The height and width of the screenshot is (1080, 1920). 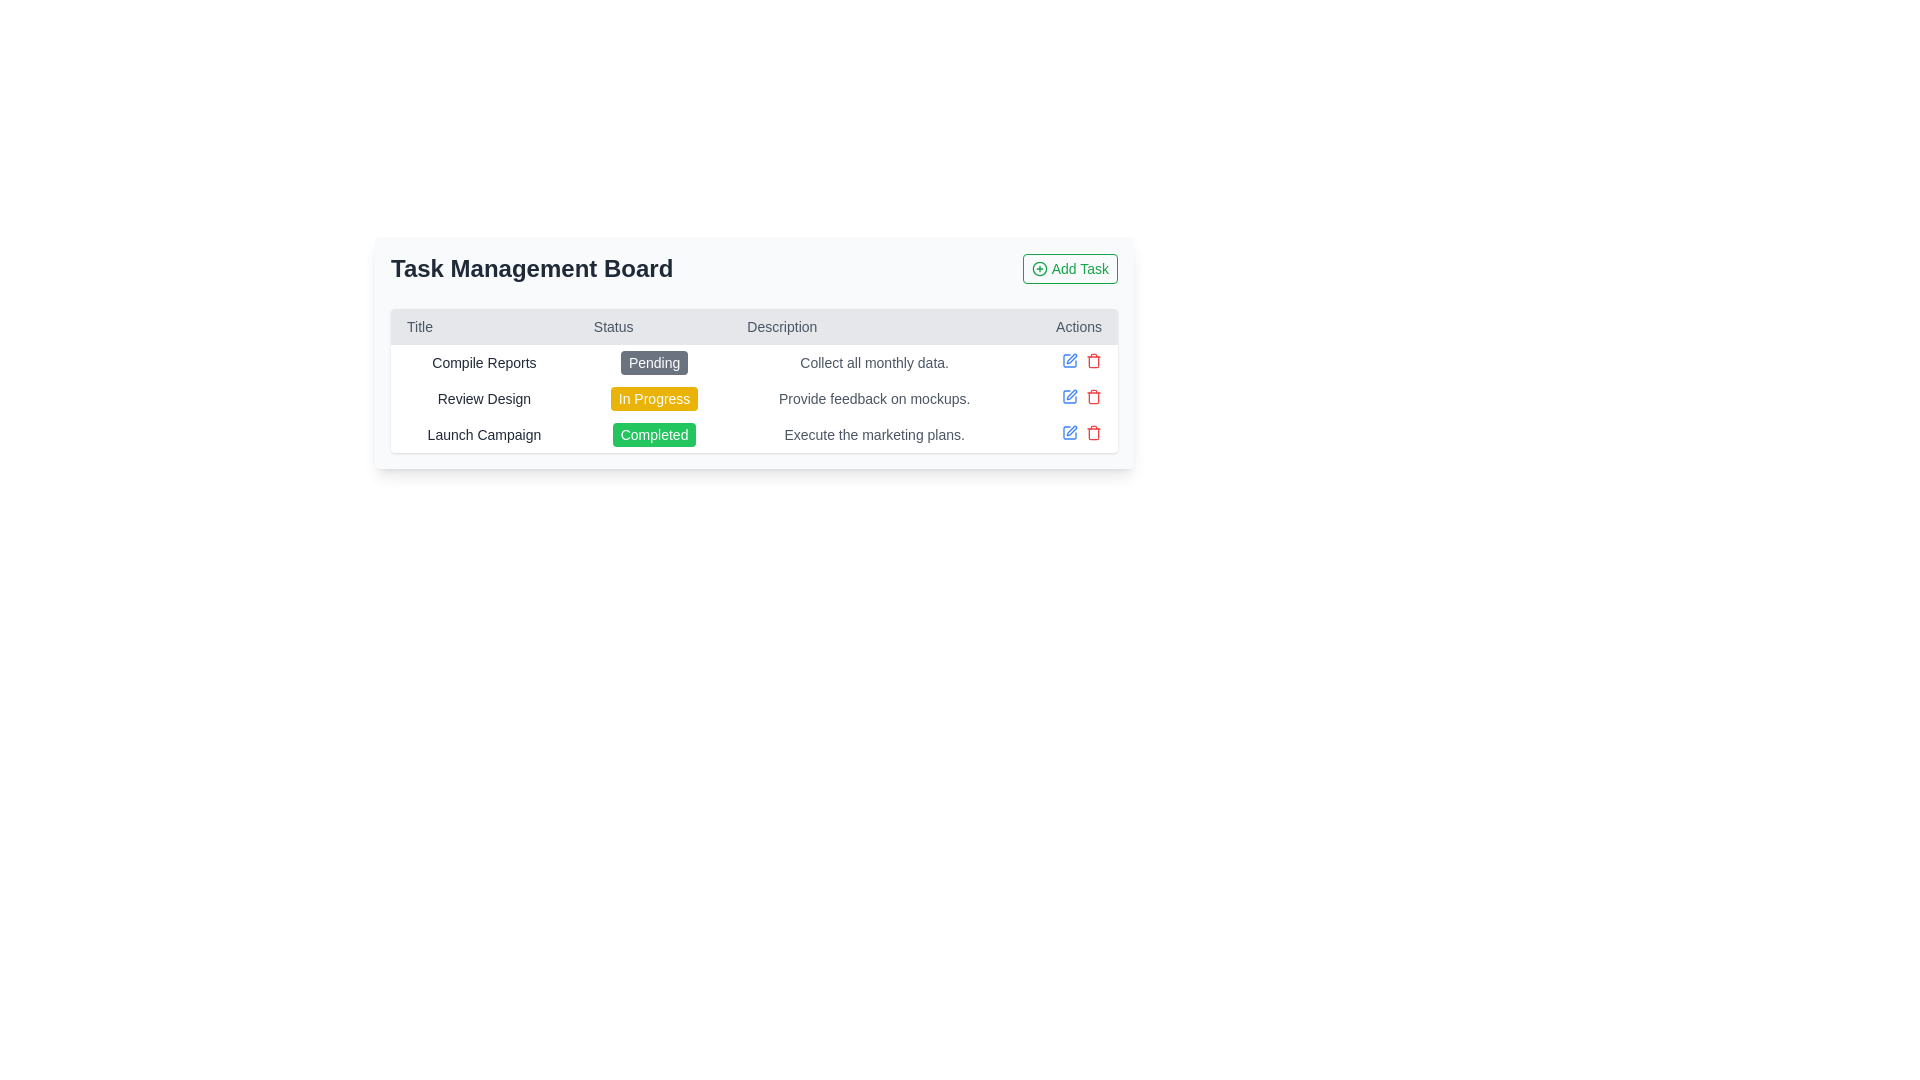 What do you see at coordinates (654, 434) in the screenshot?
I see `the rounded rectangular button-like component with a green background and white text that displays 'Completed', located under the 'Status' column associated with the 'Launch Campaign' row` at bounding box center [654, 434].